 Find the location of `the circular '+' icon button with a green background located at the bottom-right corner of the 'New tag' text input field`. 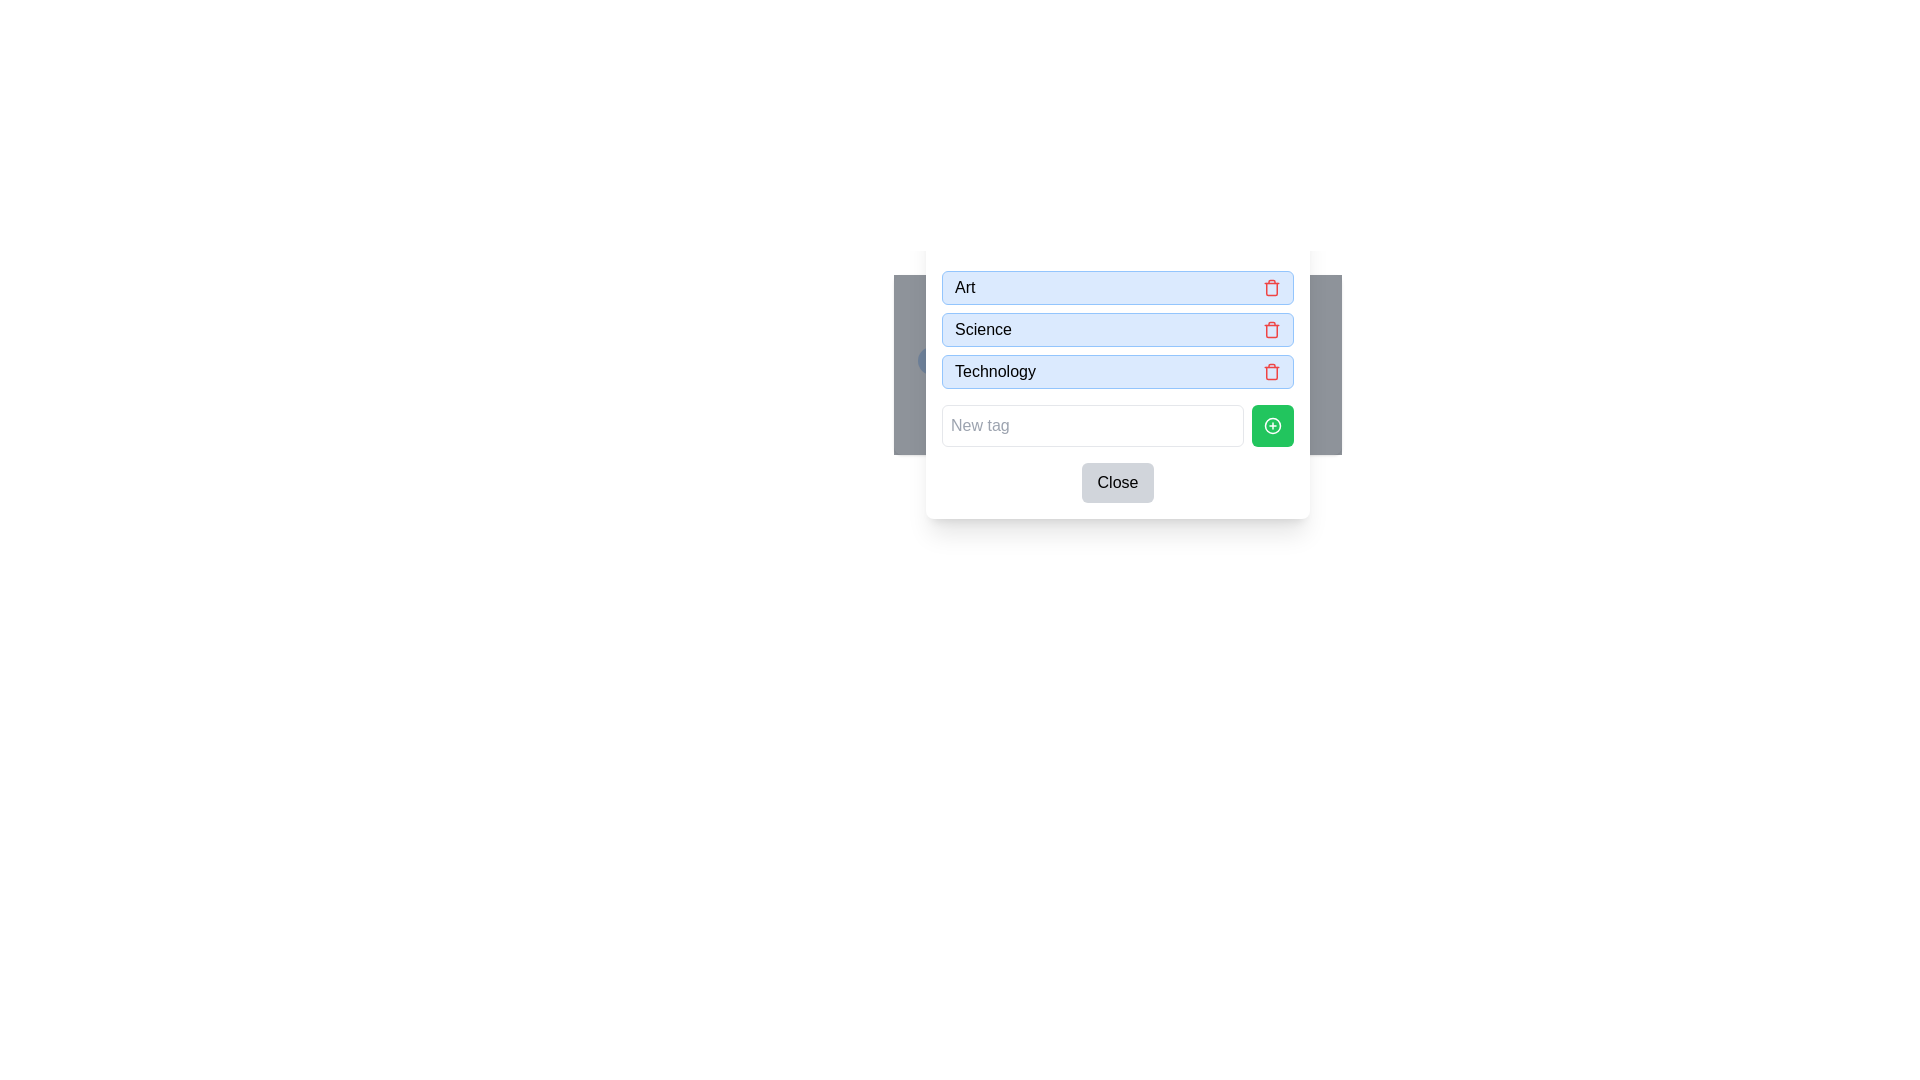

the circular '+' icon button with a green background located at the bottom-right corner of the 'New tag' text input field is located at coordinates (1271, 424).